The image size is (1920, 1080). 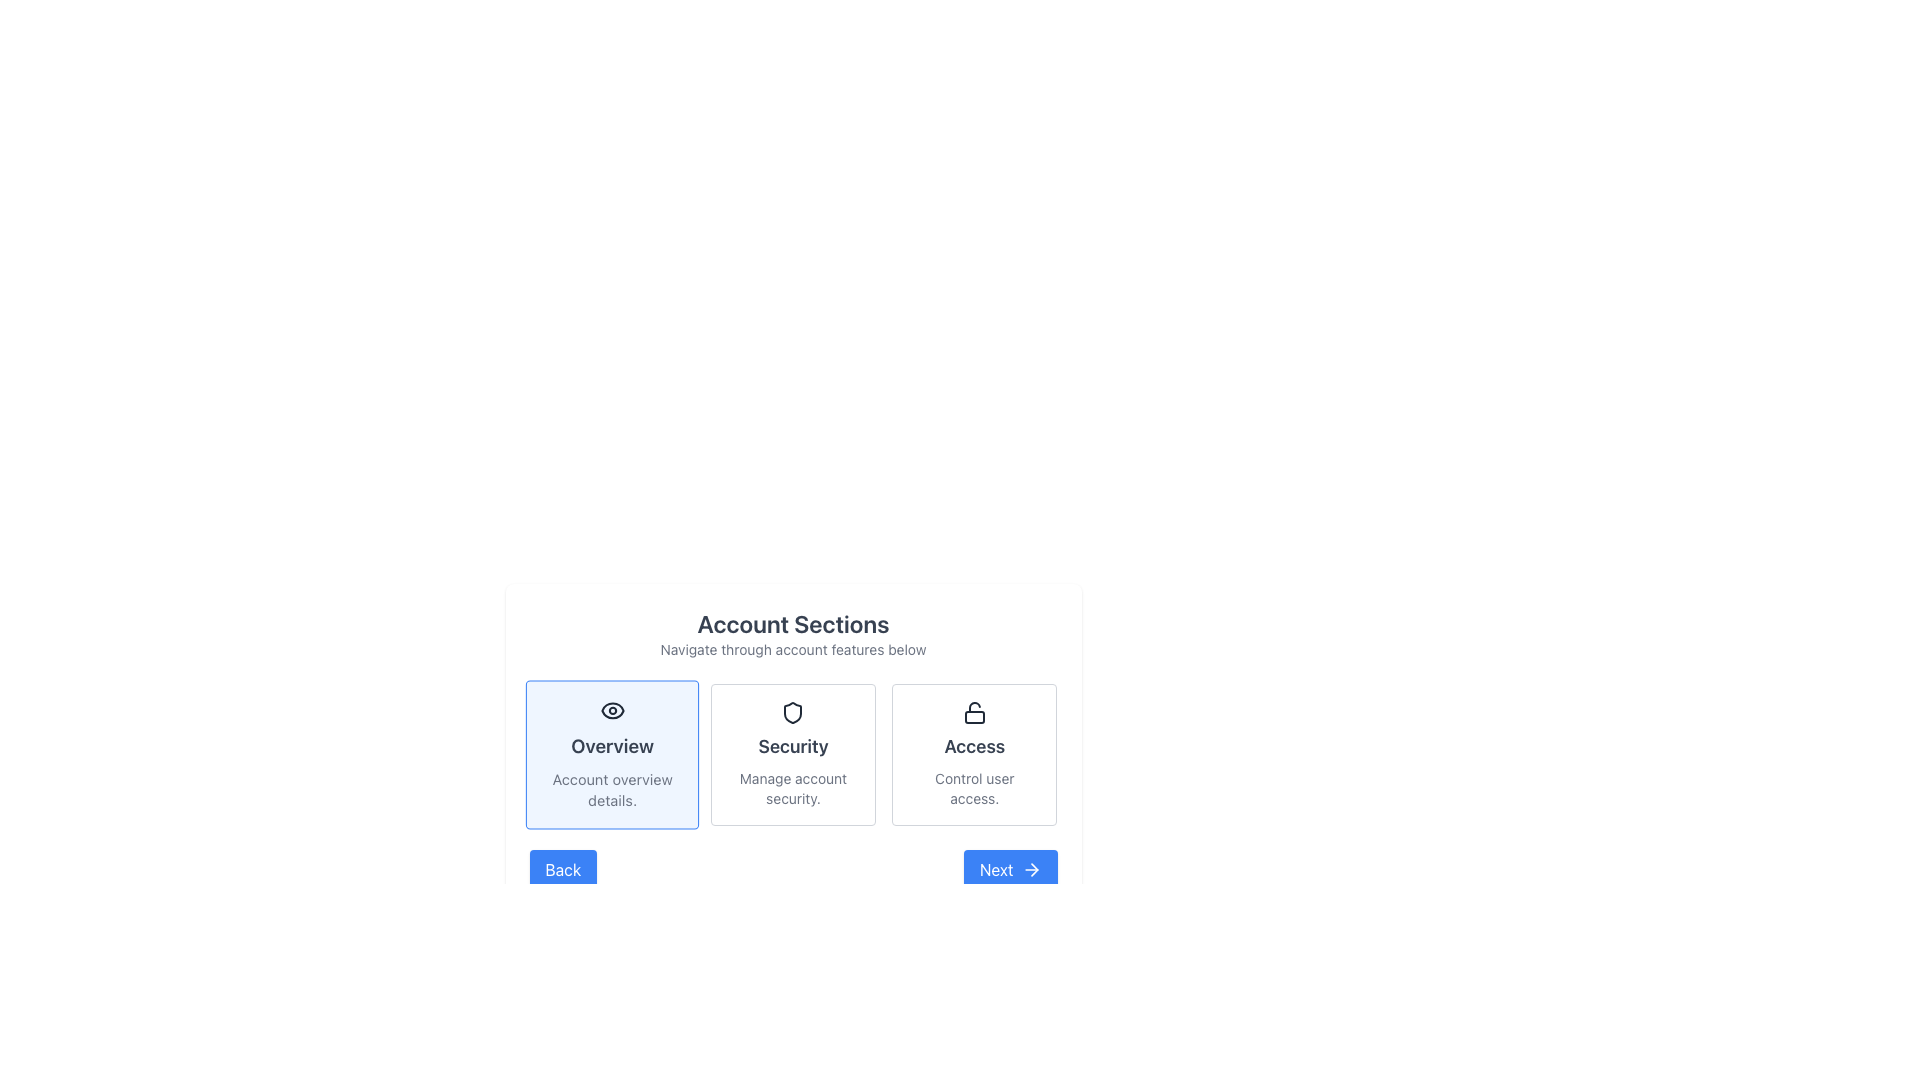 I want to click on keyboard navigation, so click(x=792, y=755).